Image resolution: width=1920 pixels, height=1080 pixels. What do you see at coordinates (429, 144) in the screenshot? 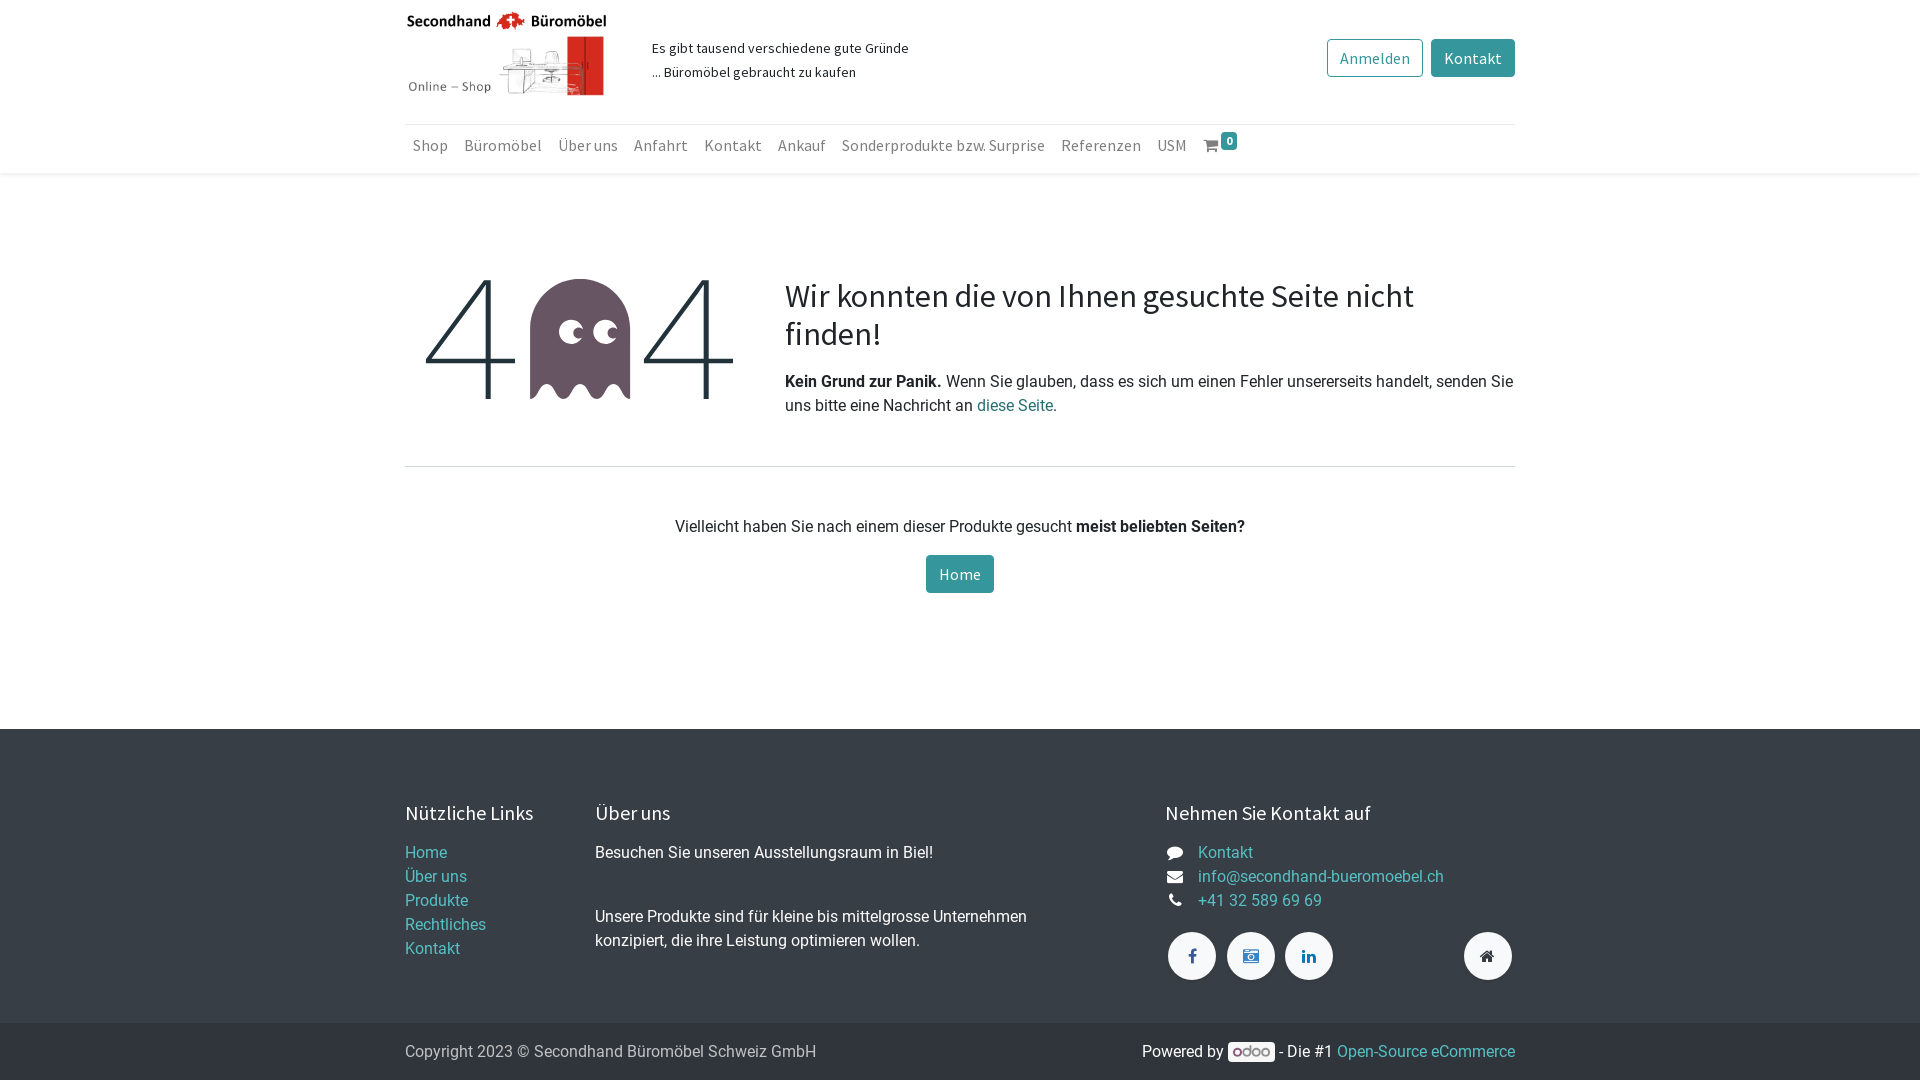
I see `'Shop'` at bounding box center [429, 144].